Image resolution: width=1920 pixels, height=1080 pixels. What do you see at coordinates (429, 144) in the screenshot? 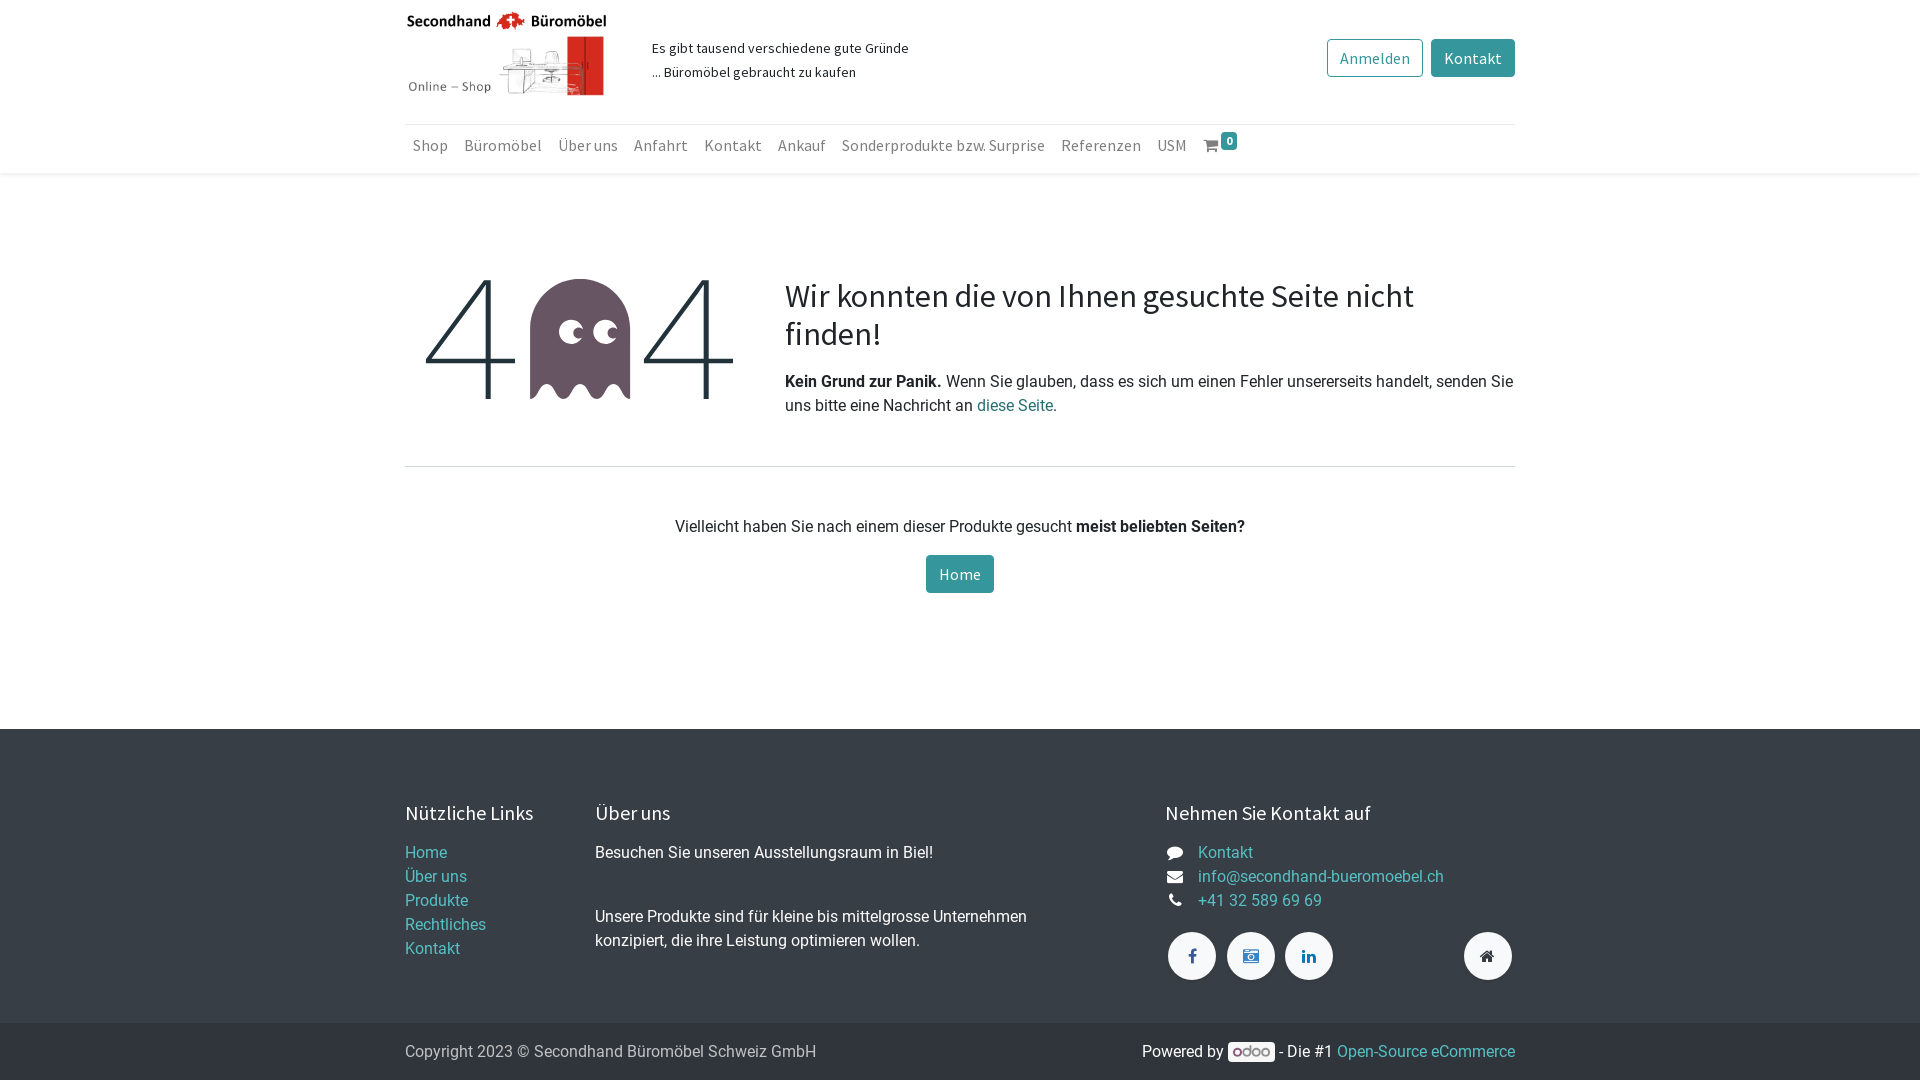
I see `'Shop'` at bounding box center [429, 144].